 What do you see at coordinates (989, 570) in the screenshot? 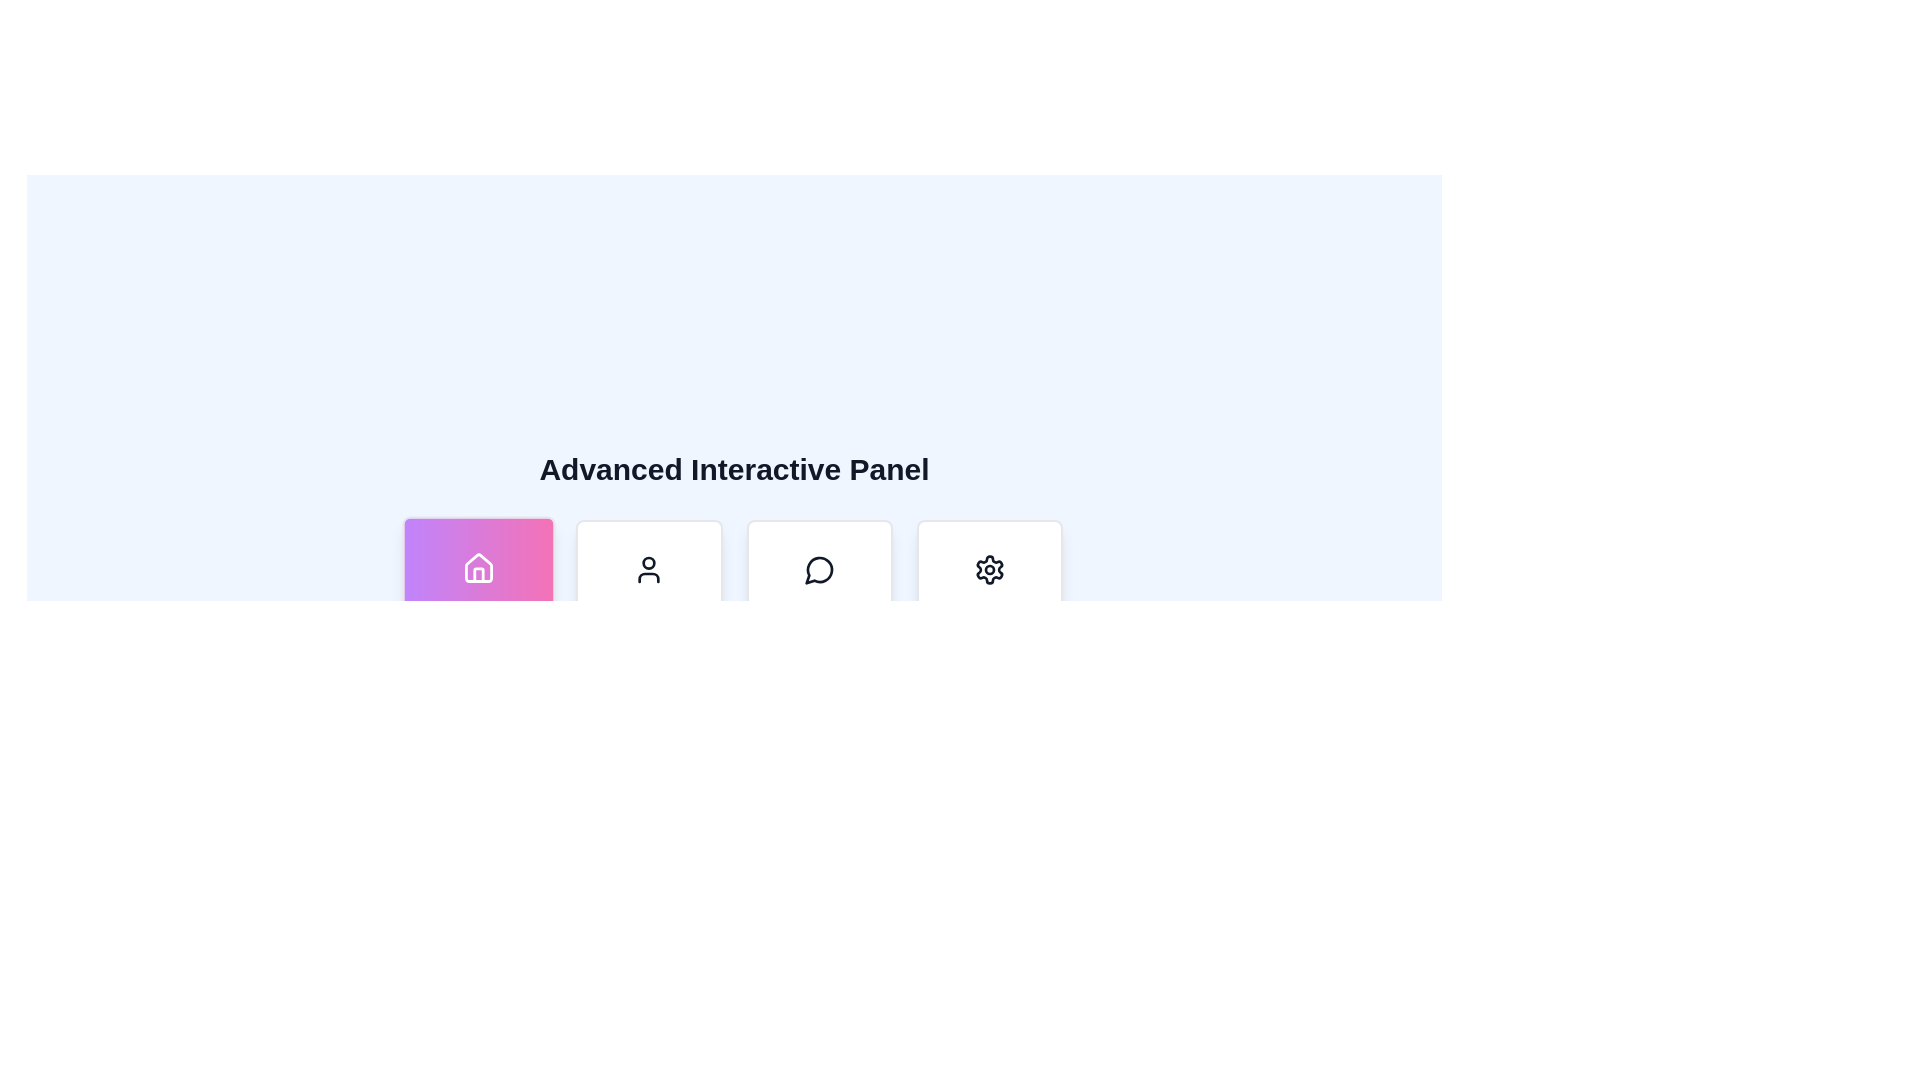
I see `the cogwheel icon embedded in the button located at the far right of the horizontal navigation bar` at bounding box center [989, 570].